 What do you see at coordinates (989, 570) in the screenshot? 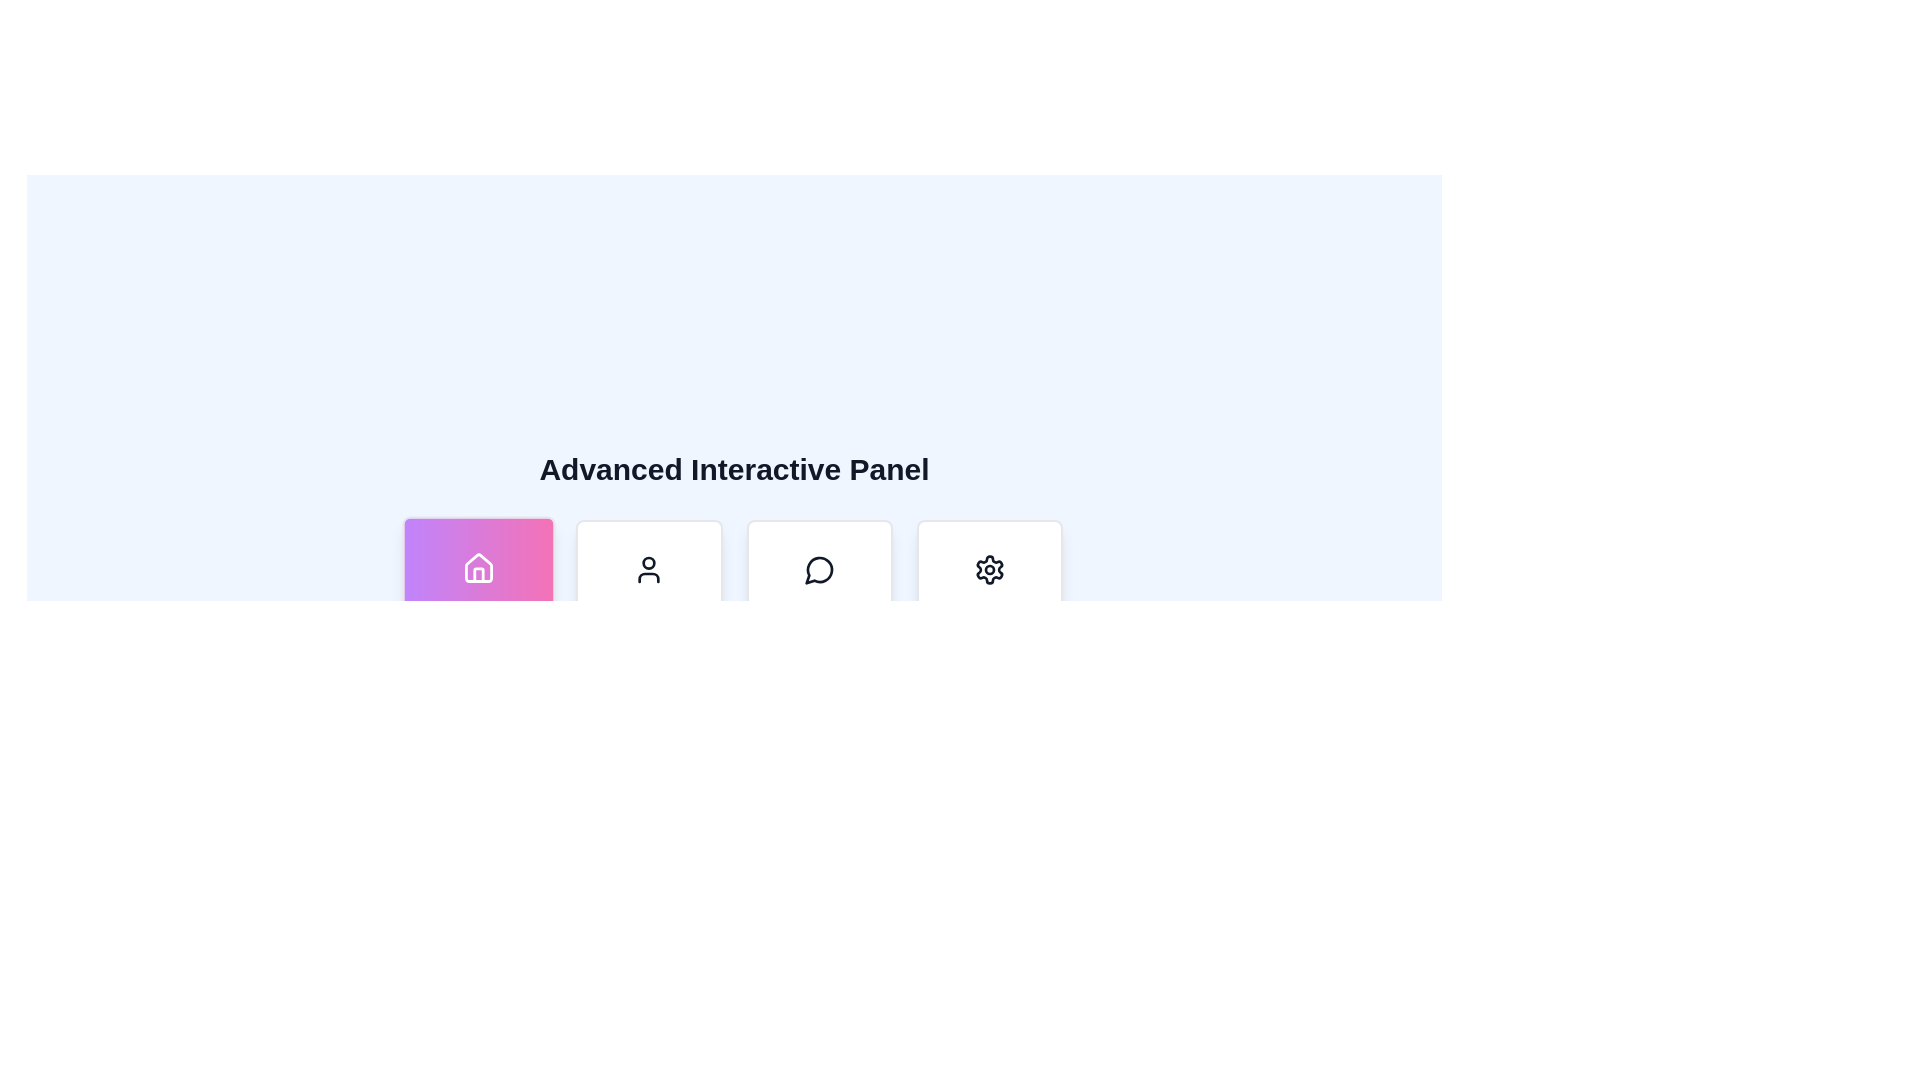
I see `the cogwheel icon embedded in the button located at the far right of the horizontal navigation bar` at bounding box center [989, 570].